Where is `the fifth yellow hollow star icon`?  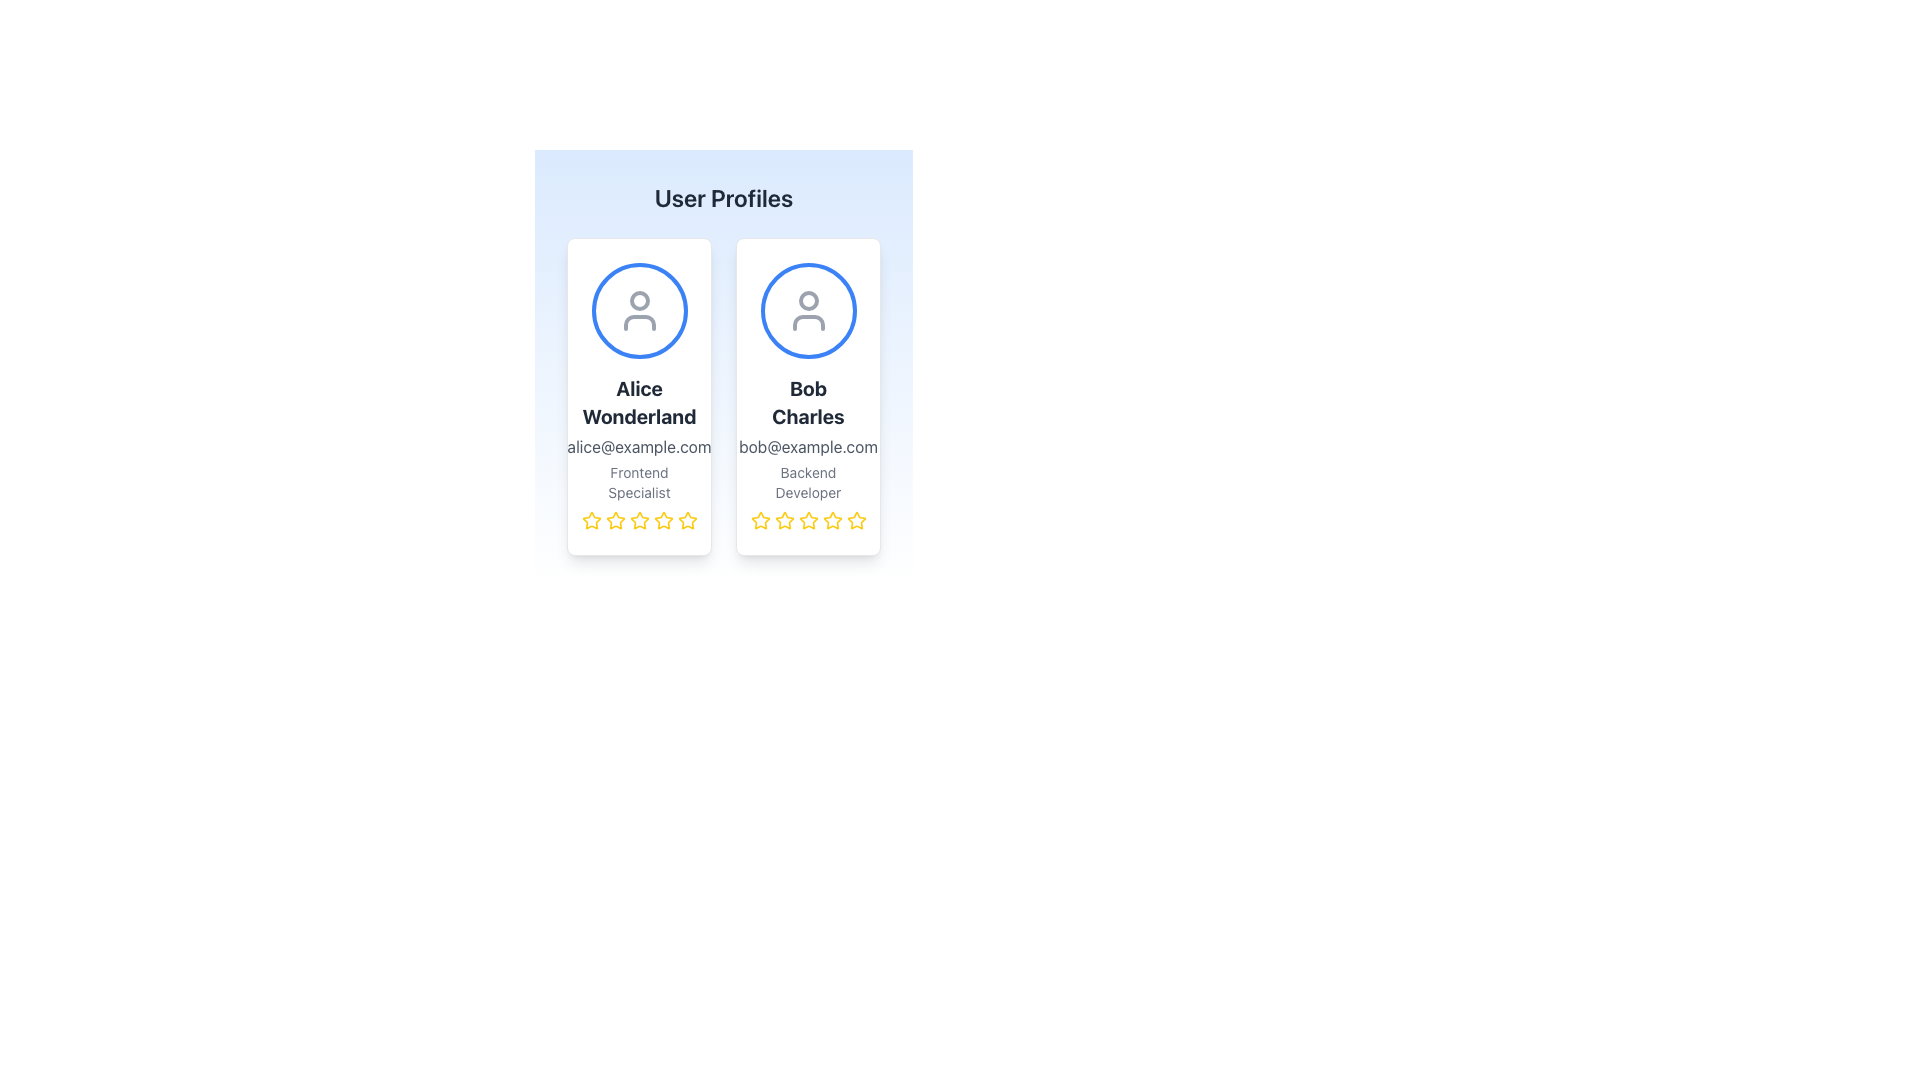
the fifth yellow hollow star icon is located at coordinates (856, 519).